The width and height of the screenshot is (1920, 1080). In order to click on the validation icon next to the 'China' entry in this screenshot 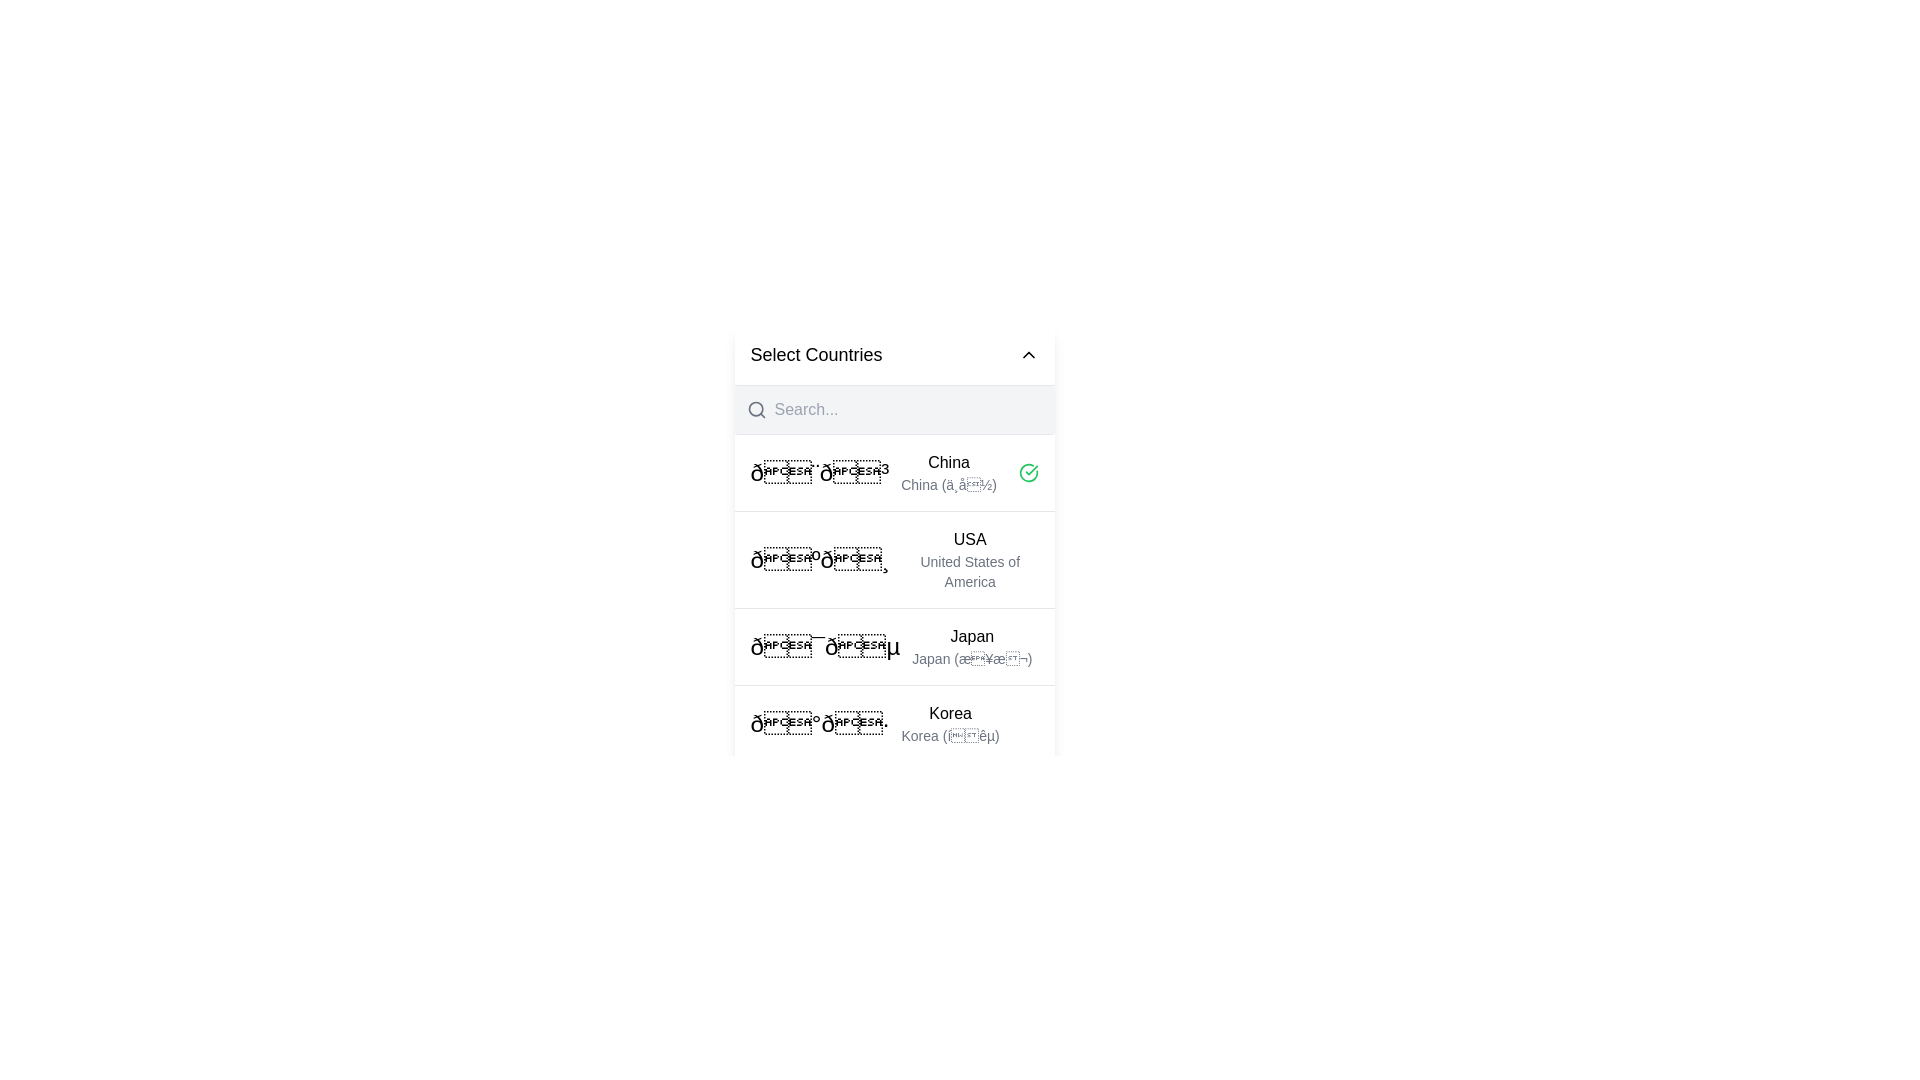, I will do `click(1028, 473)`.